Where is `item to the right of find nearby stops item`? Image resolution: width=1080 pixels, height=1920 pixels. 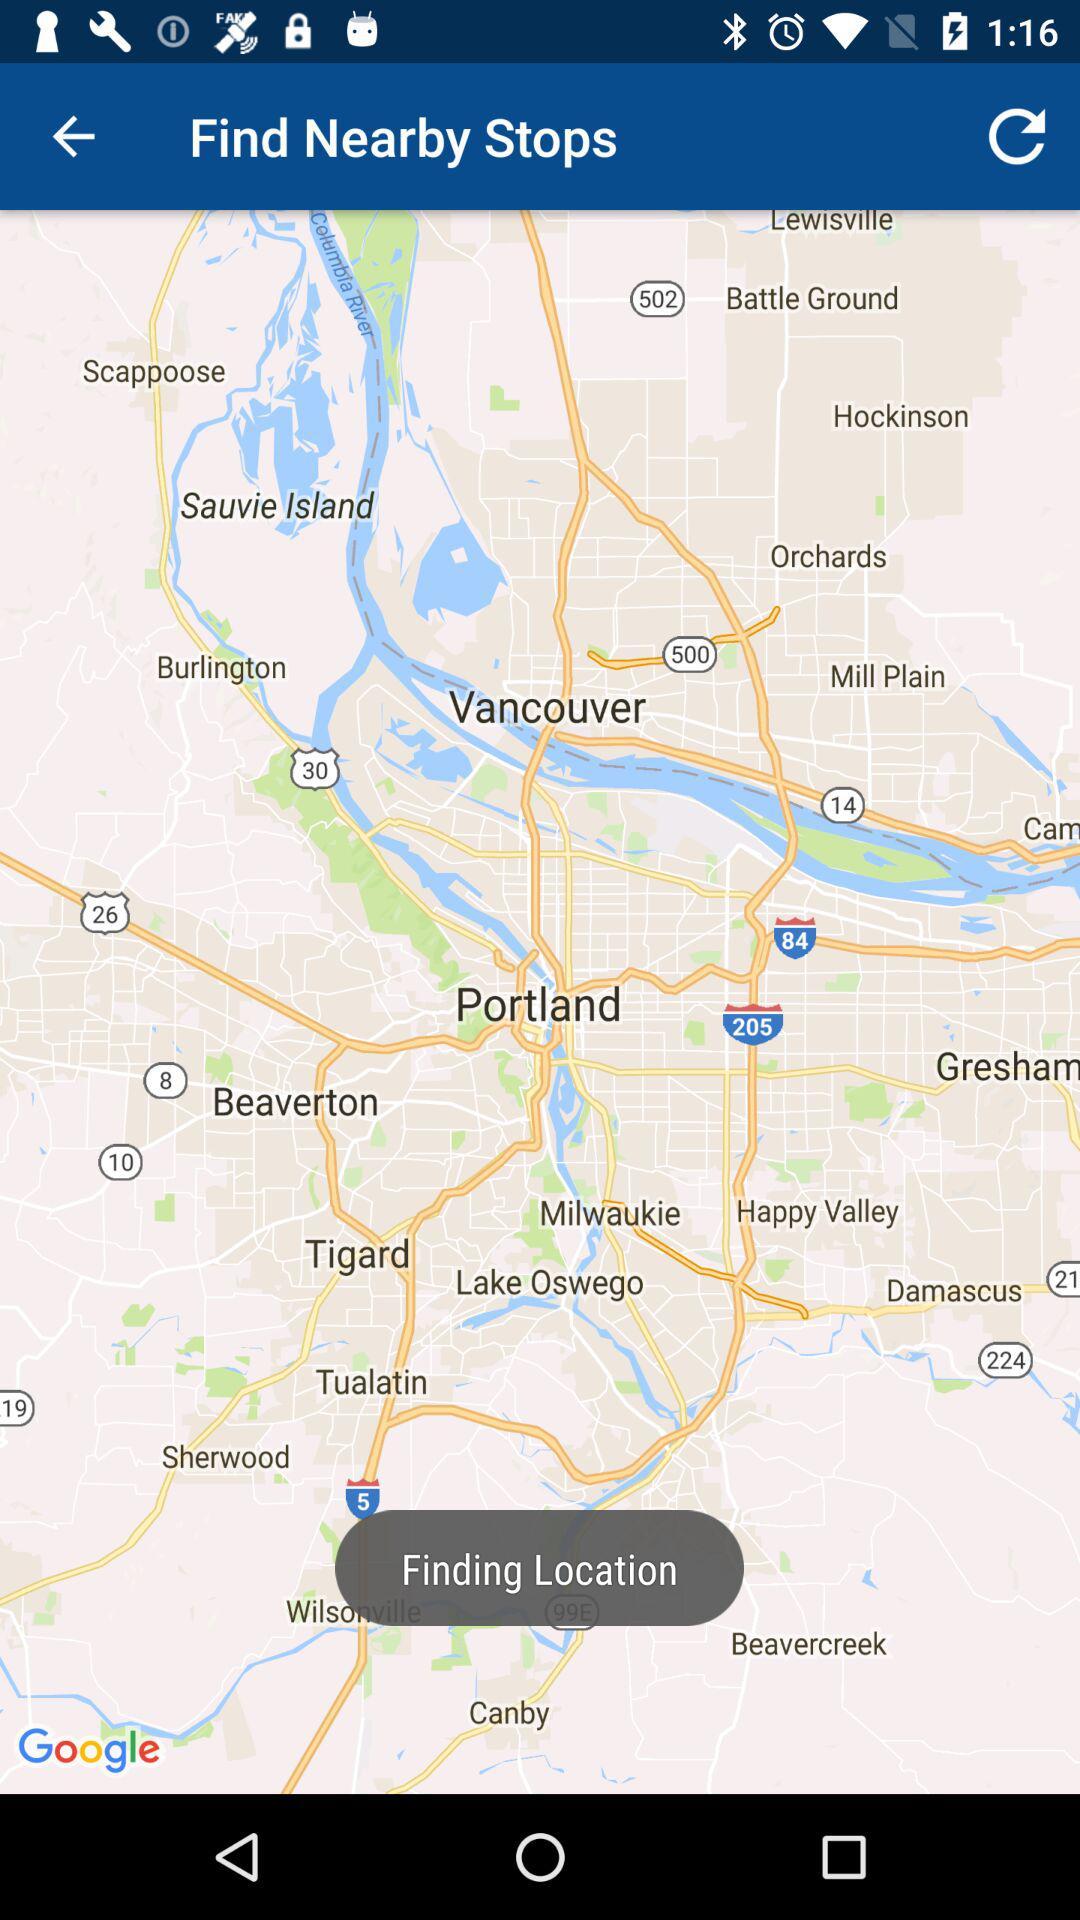 item to the right of find nearby stops item is located at coordinates (1017, 135).